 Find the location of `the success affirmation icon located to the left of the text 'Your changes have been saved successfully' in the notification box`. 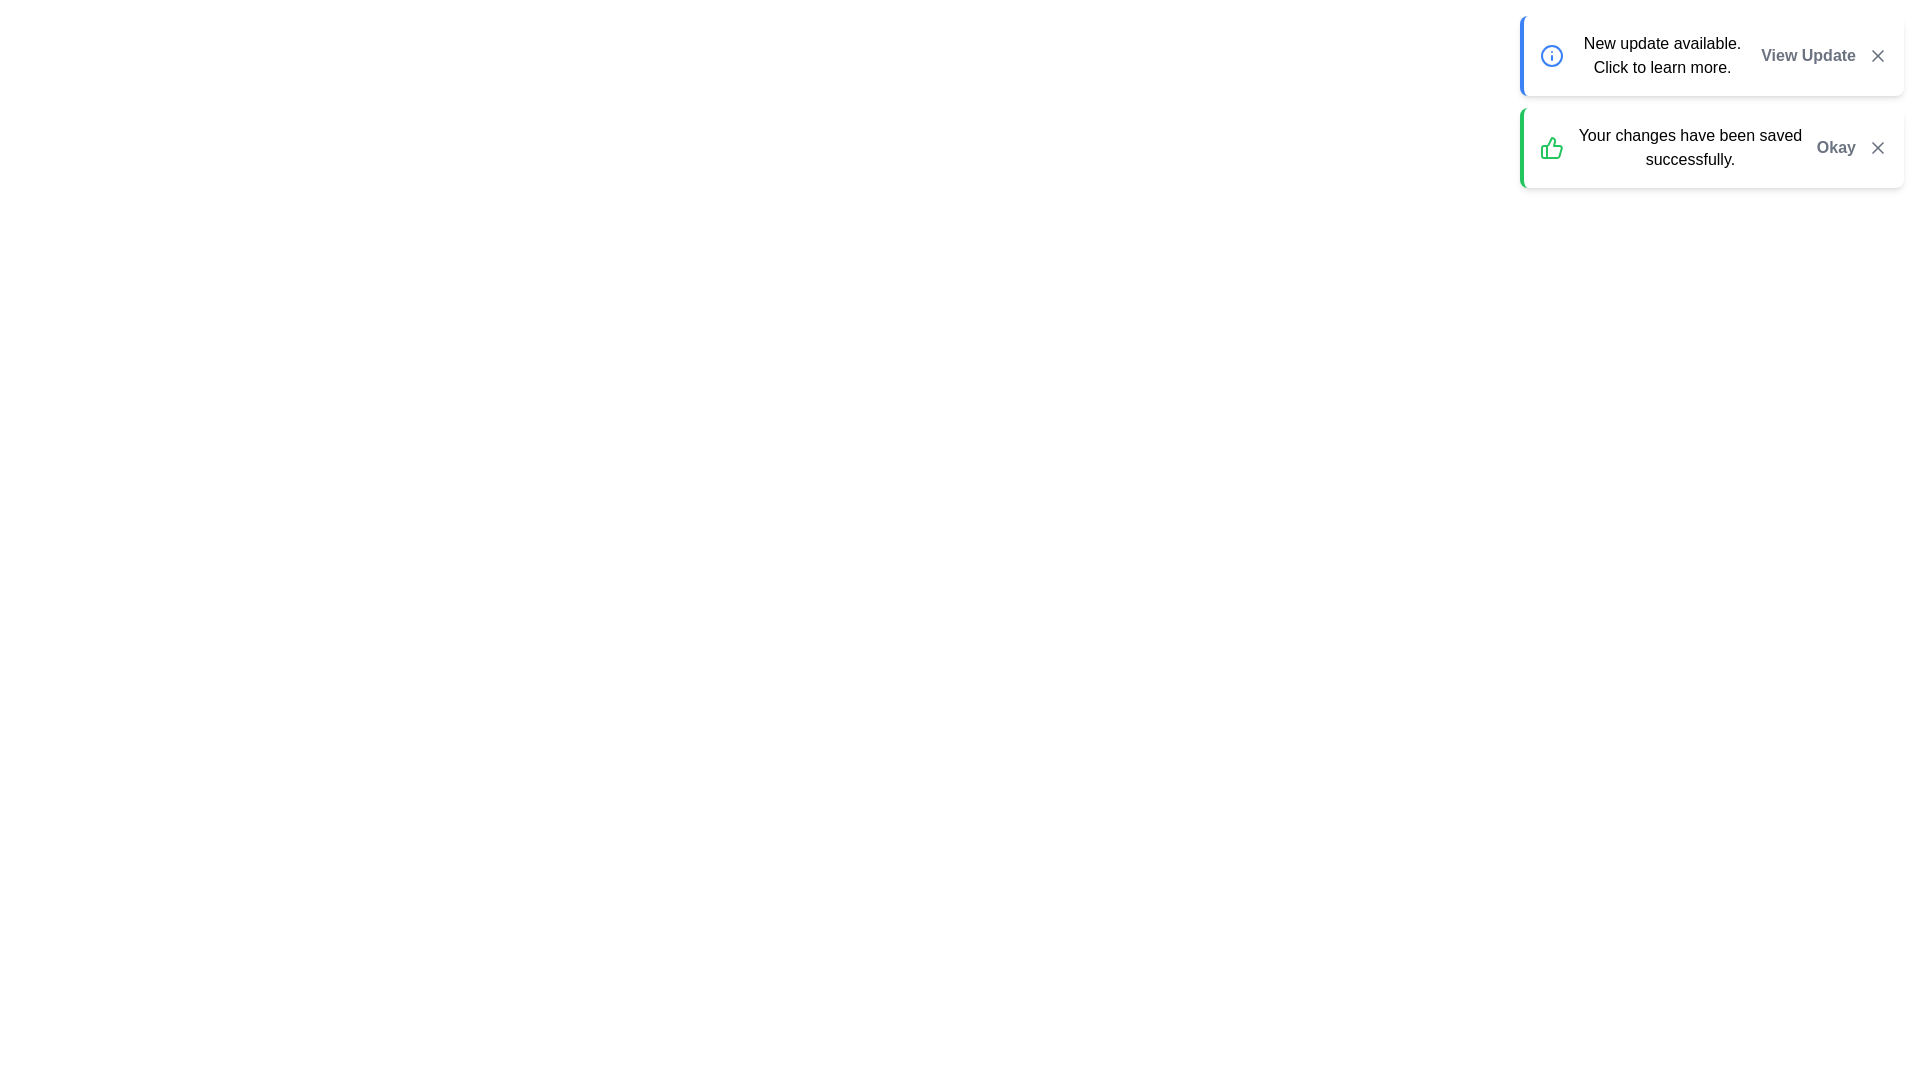

the success affirmation icon located to the left of the text 'Your changes have been saved successfully' in the notification box is located at coordinates (1550, 146).